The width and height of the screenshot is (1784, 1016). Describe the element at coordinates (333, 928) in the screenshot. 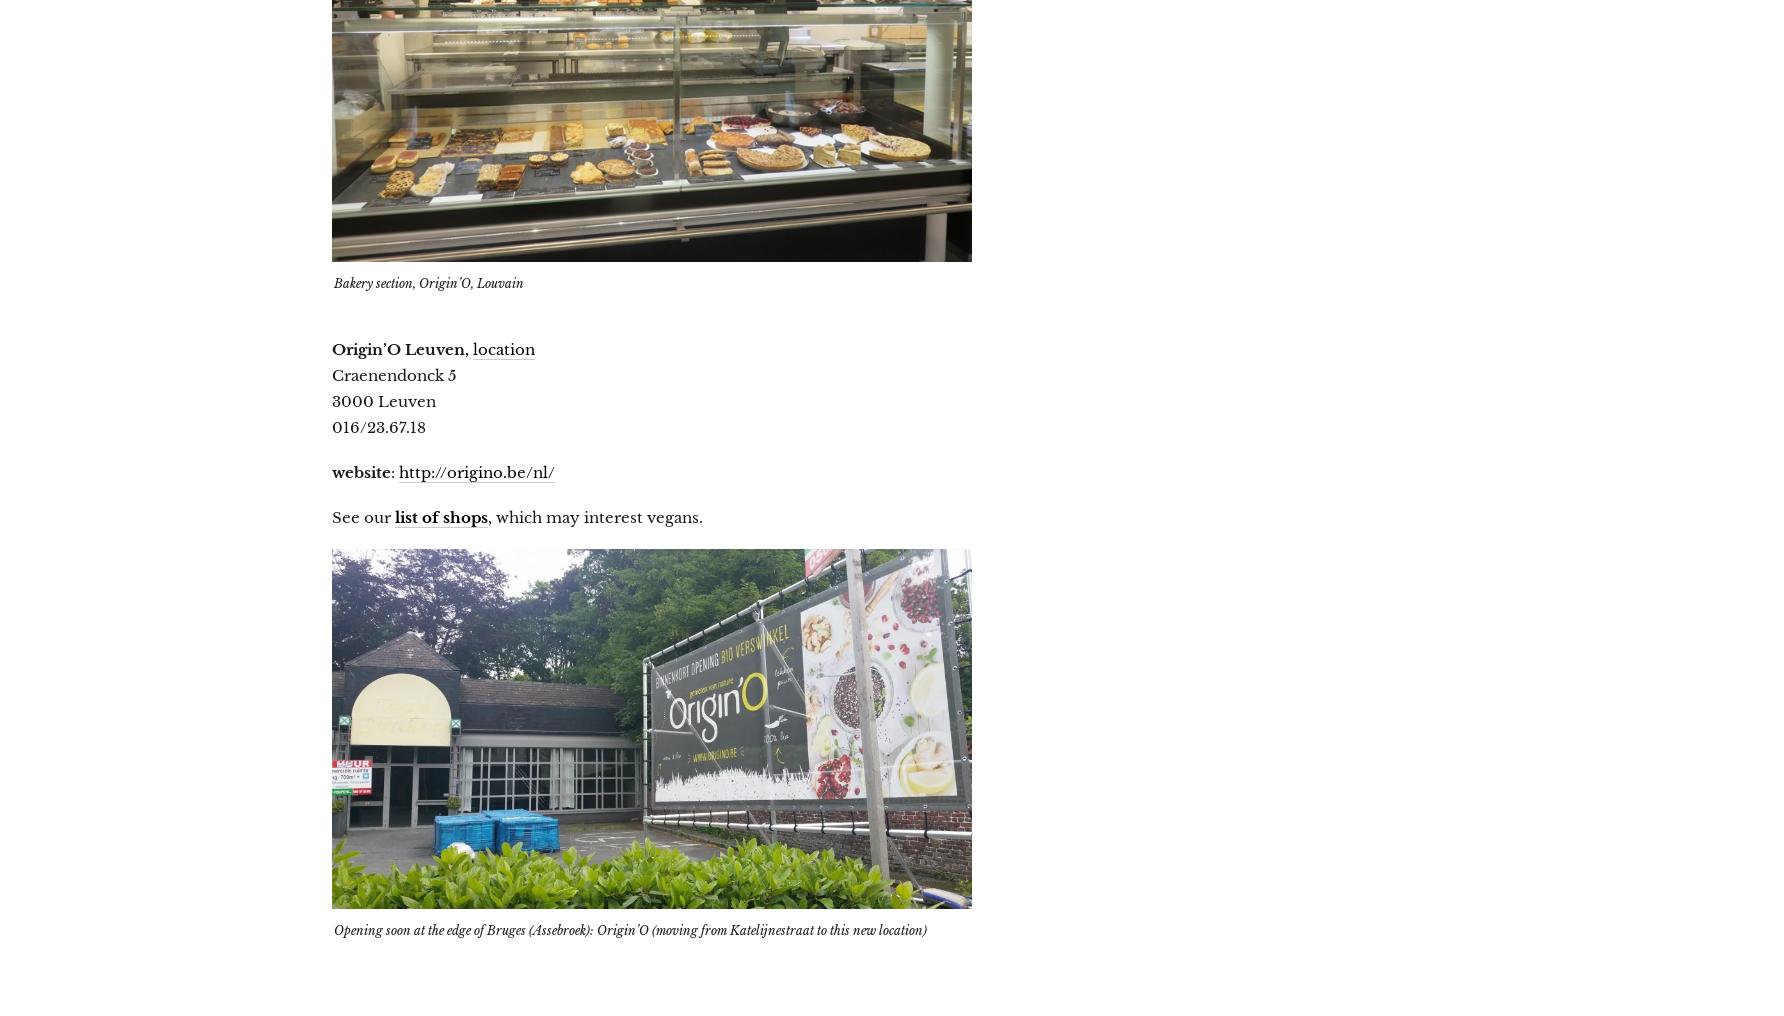

I see `'Opening soon at the edge of Bruges (Assebroek): Origin’O (moving from Katelijnestraat to this new location)'` at that location.